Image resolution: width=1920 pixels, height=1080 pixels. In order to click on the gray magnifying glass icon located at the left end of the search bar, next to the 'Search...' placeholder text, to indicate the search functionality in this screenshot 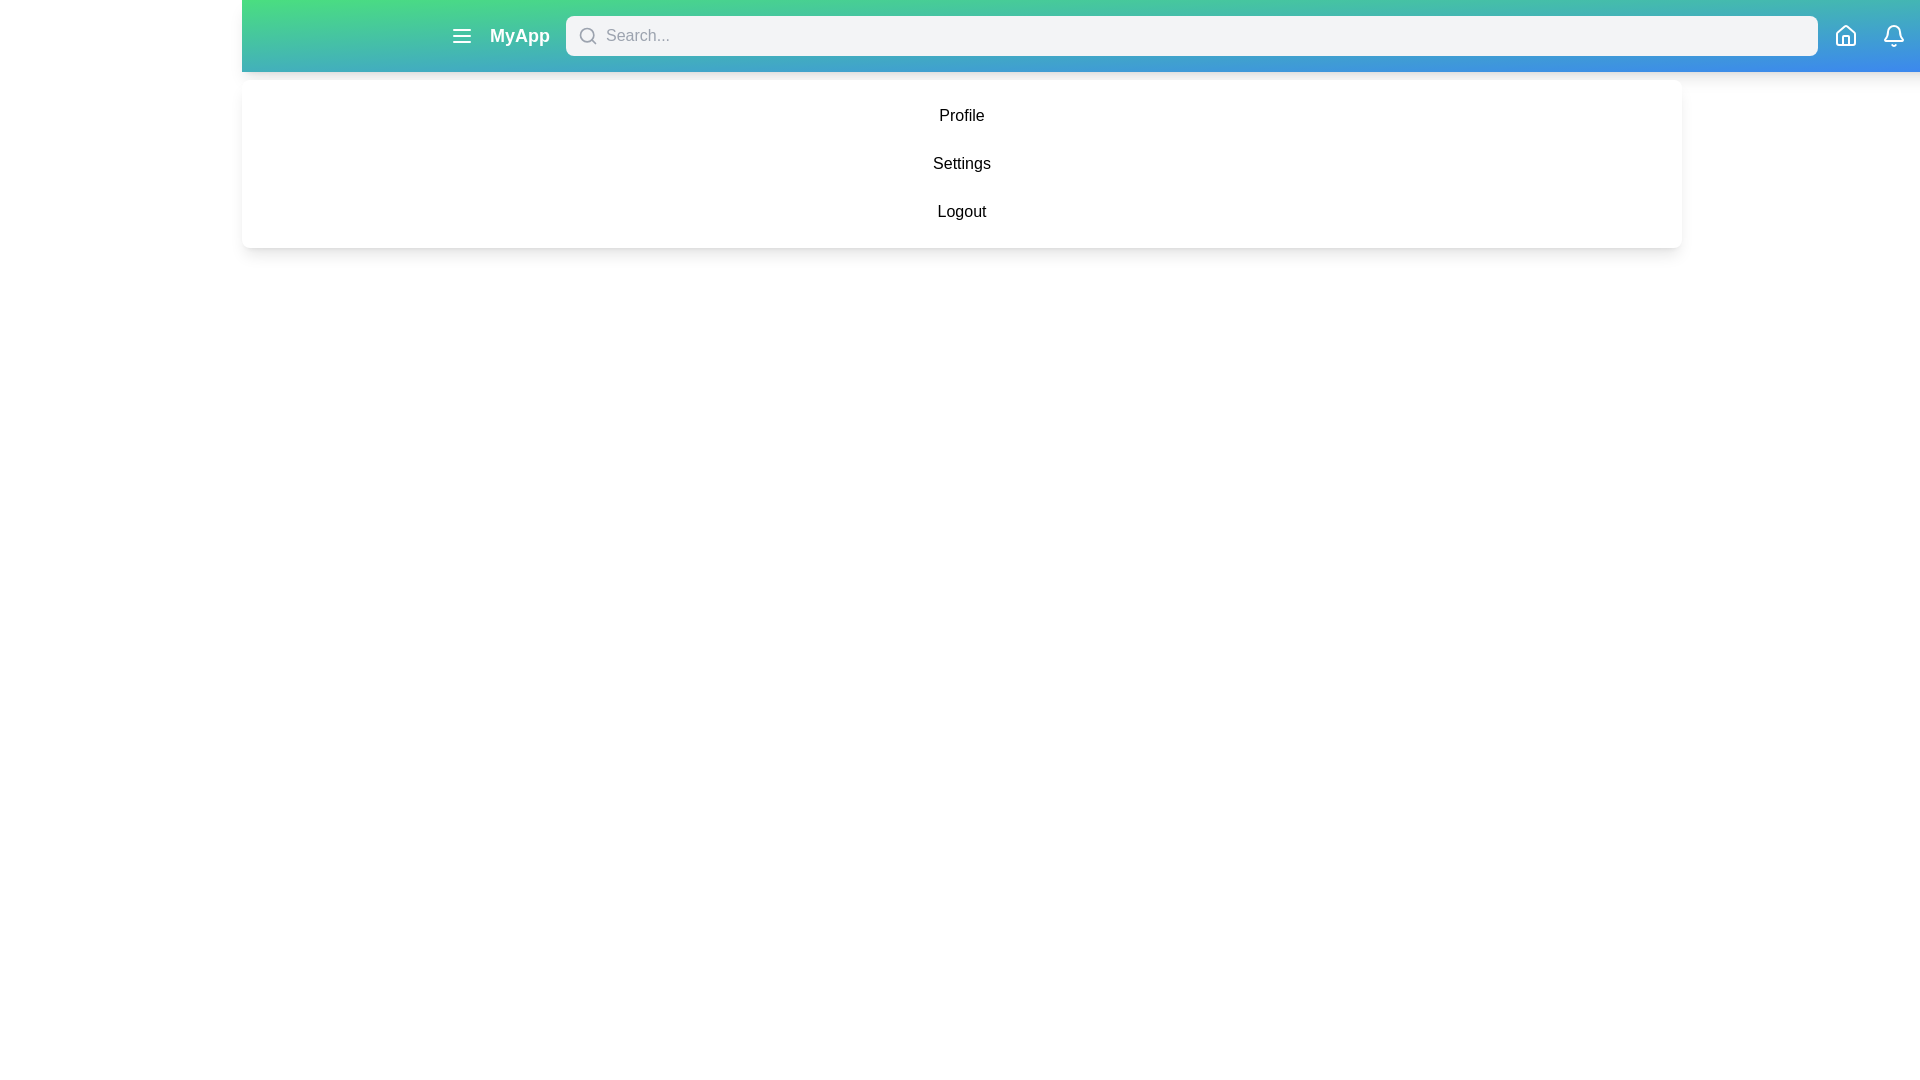, I will do `click(587, 35)`.